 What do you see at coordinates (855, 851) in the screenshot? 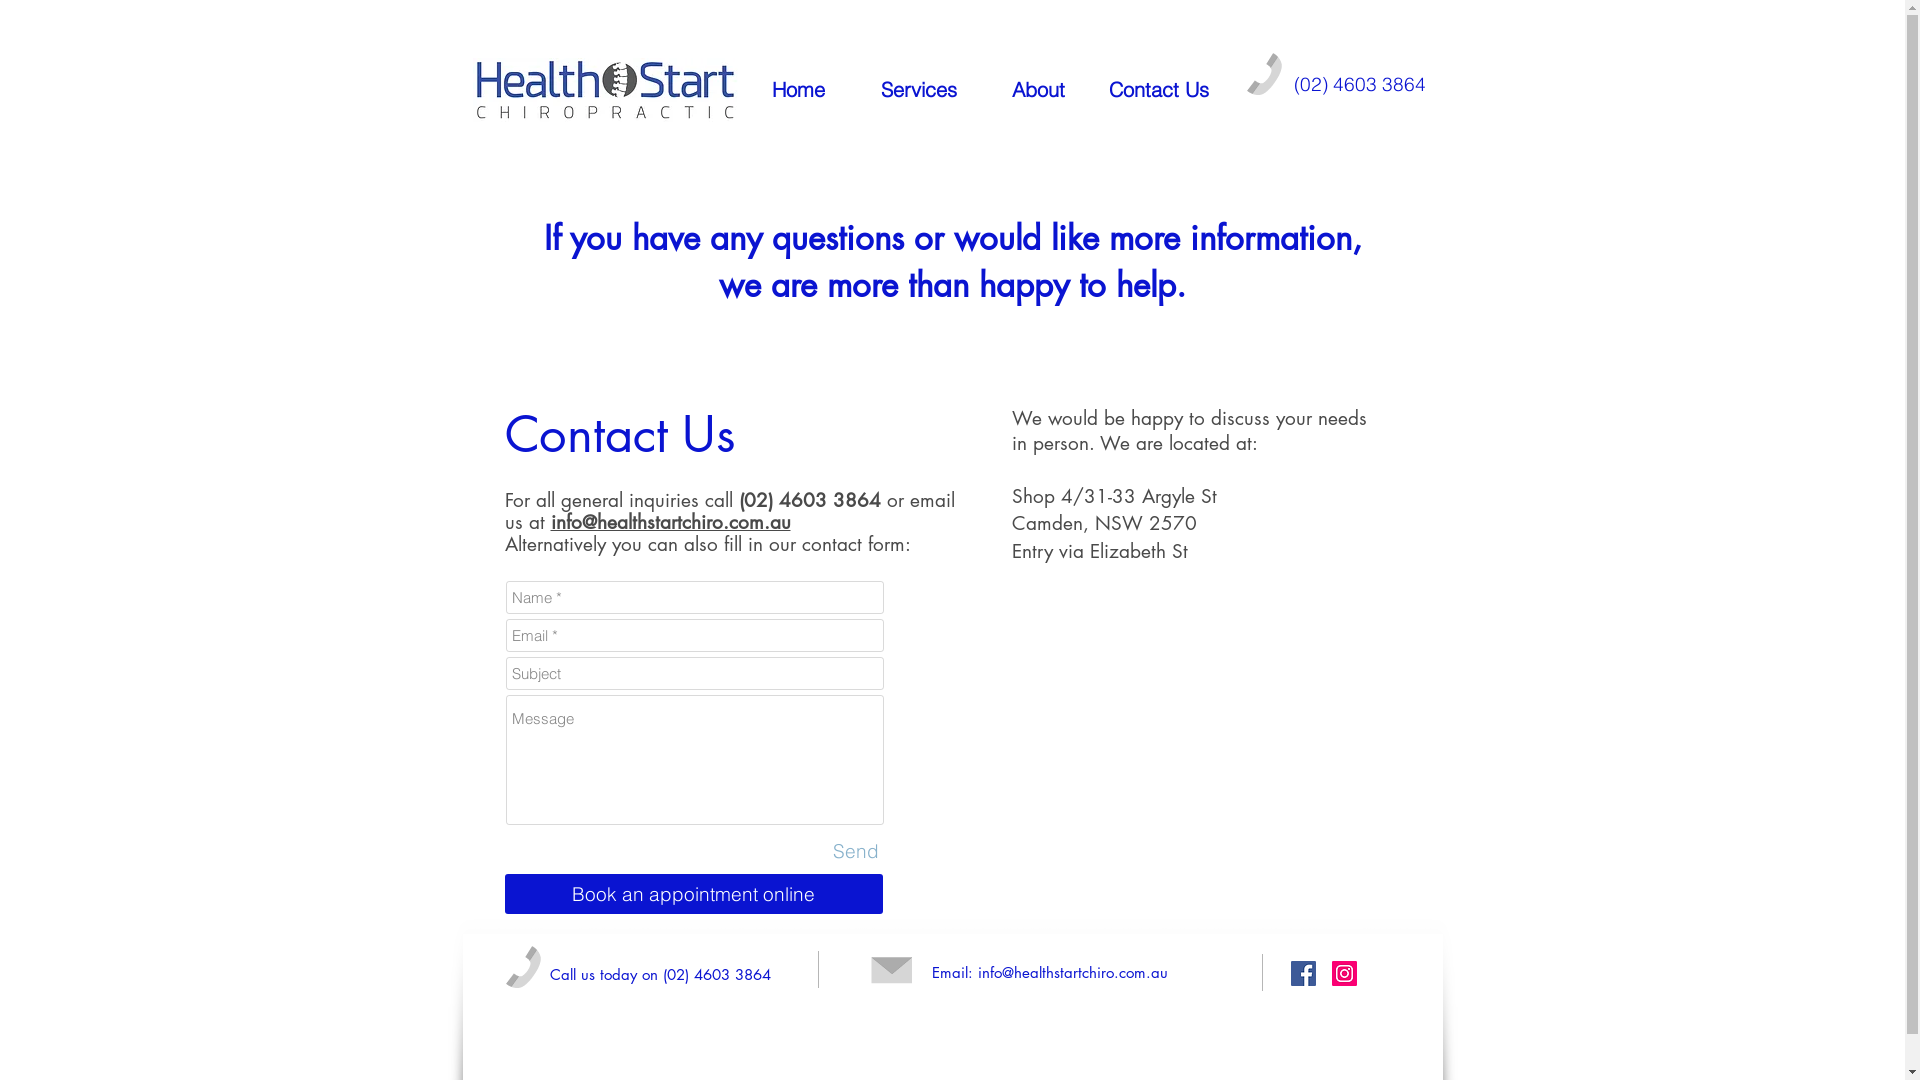
I see `'Send'` at bounding box center [855, 851].